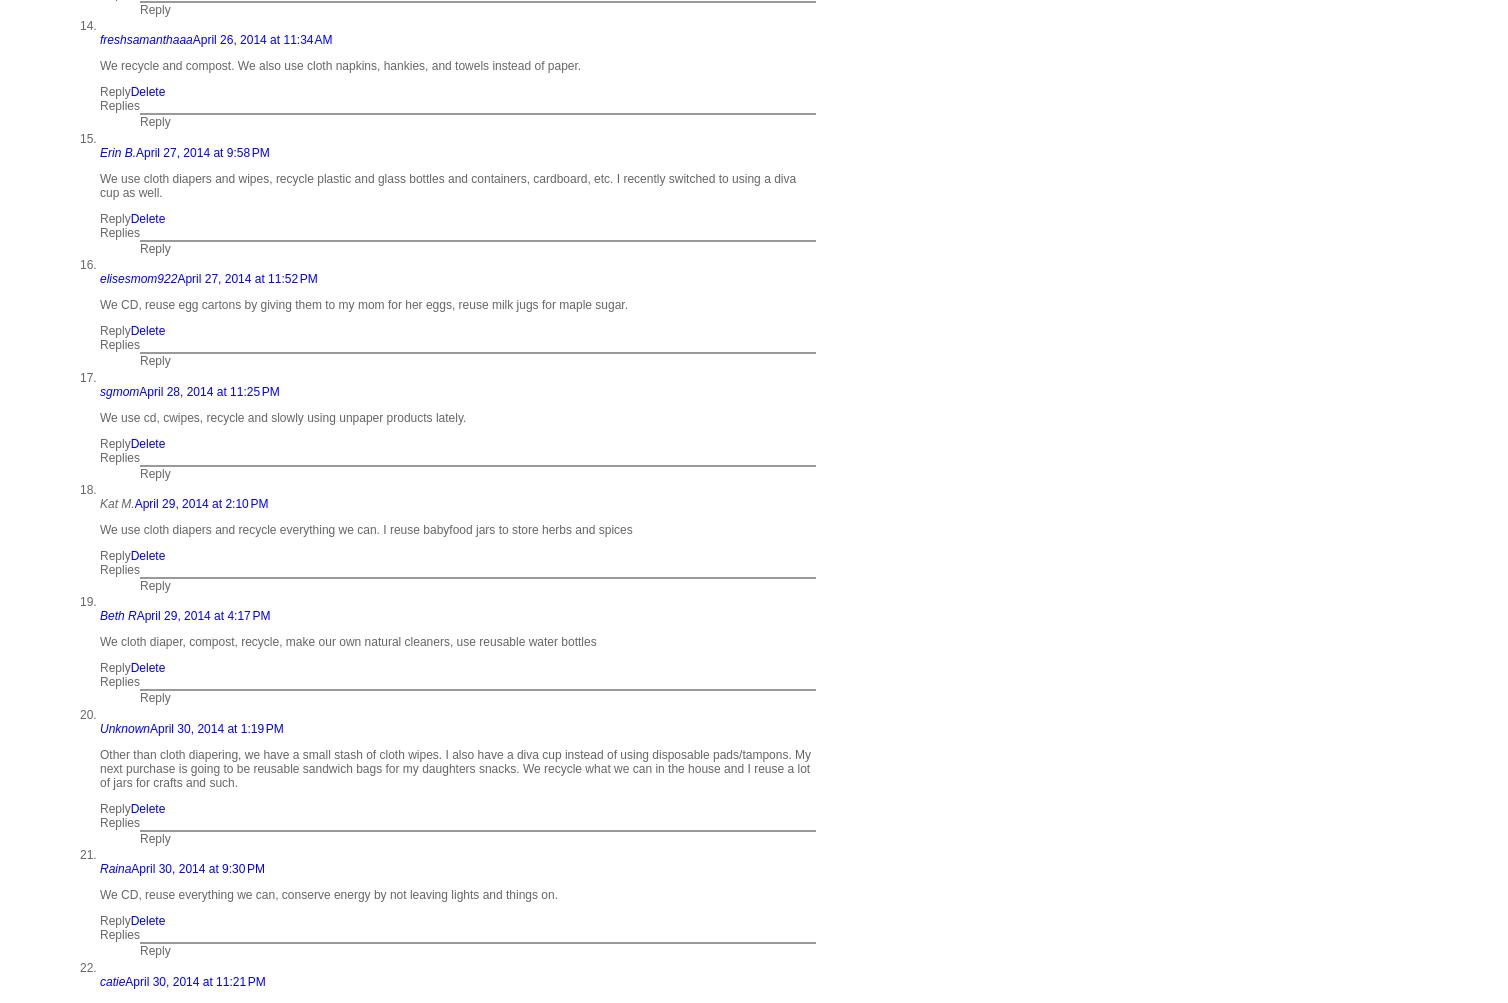  I want to click on 'April 27, 2014 at 11:52 PM', so click(246, 279).